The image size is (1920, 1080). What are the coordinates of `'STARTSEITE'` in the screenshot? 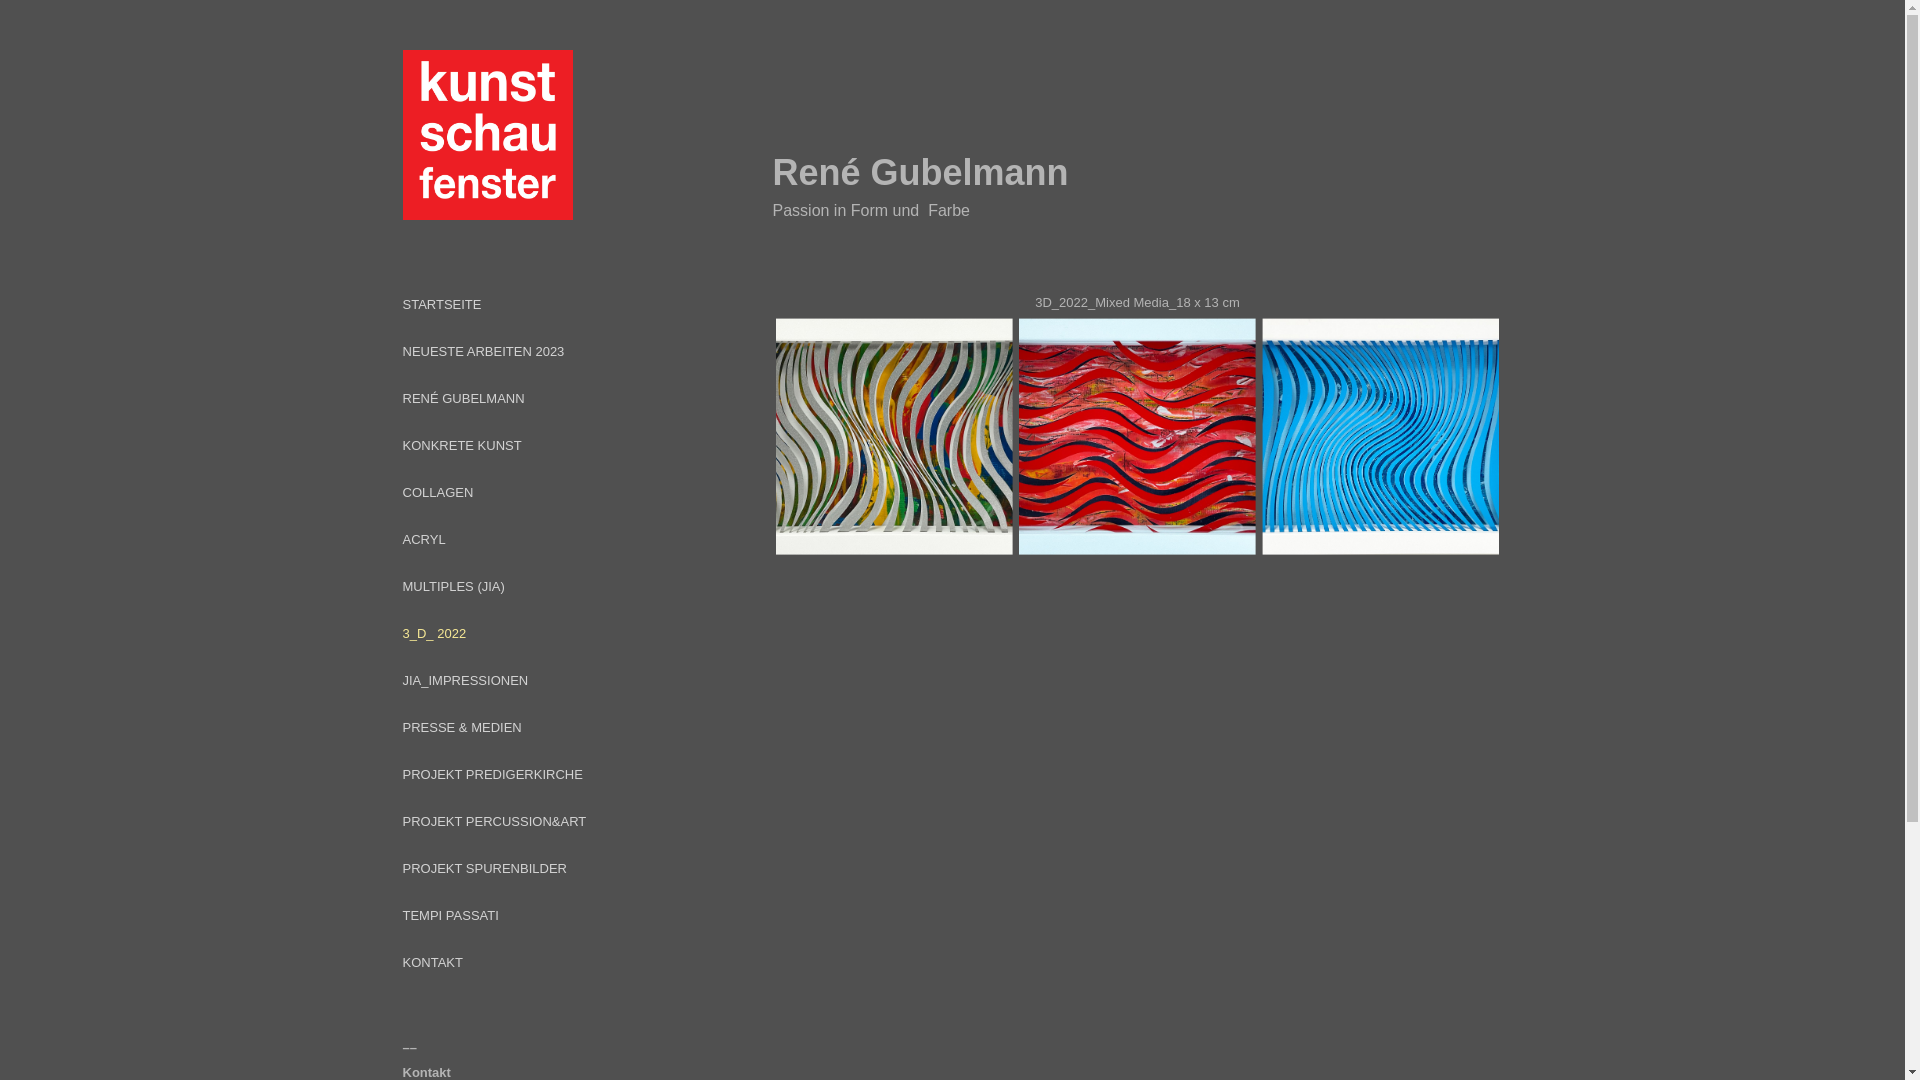 It's located at (440, 304).